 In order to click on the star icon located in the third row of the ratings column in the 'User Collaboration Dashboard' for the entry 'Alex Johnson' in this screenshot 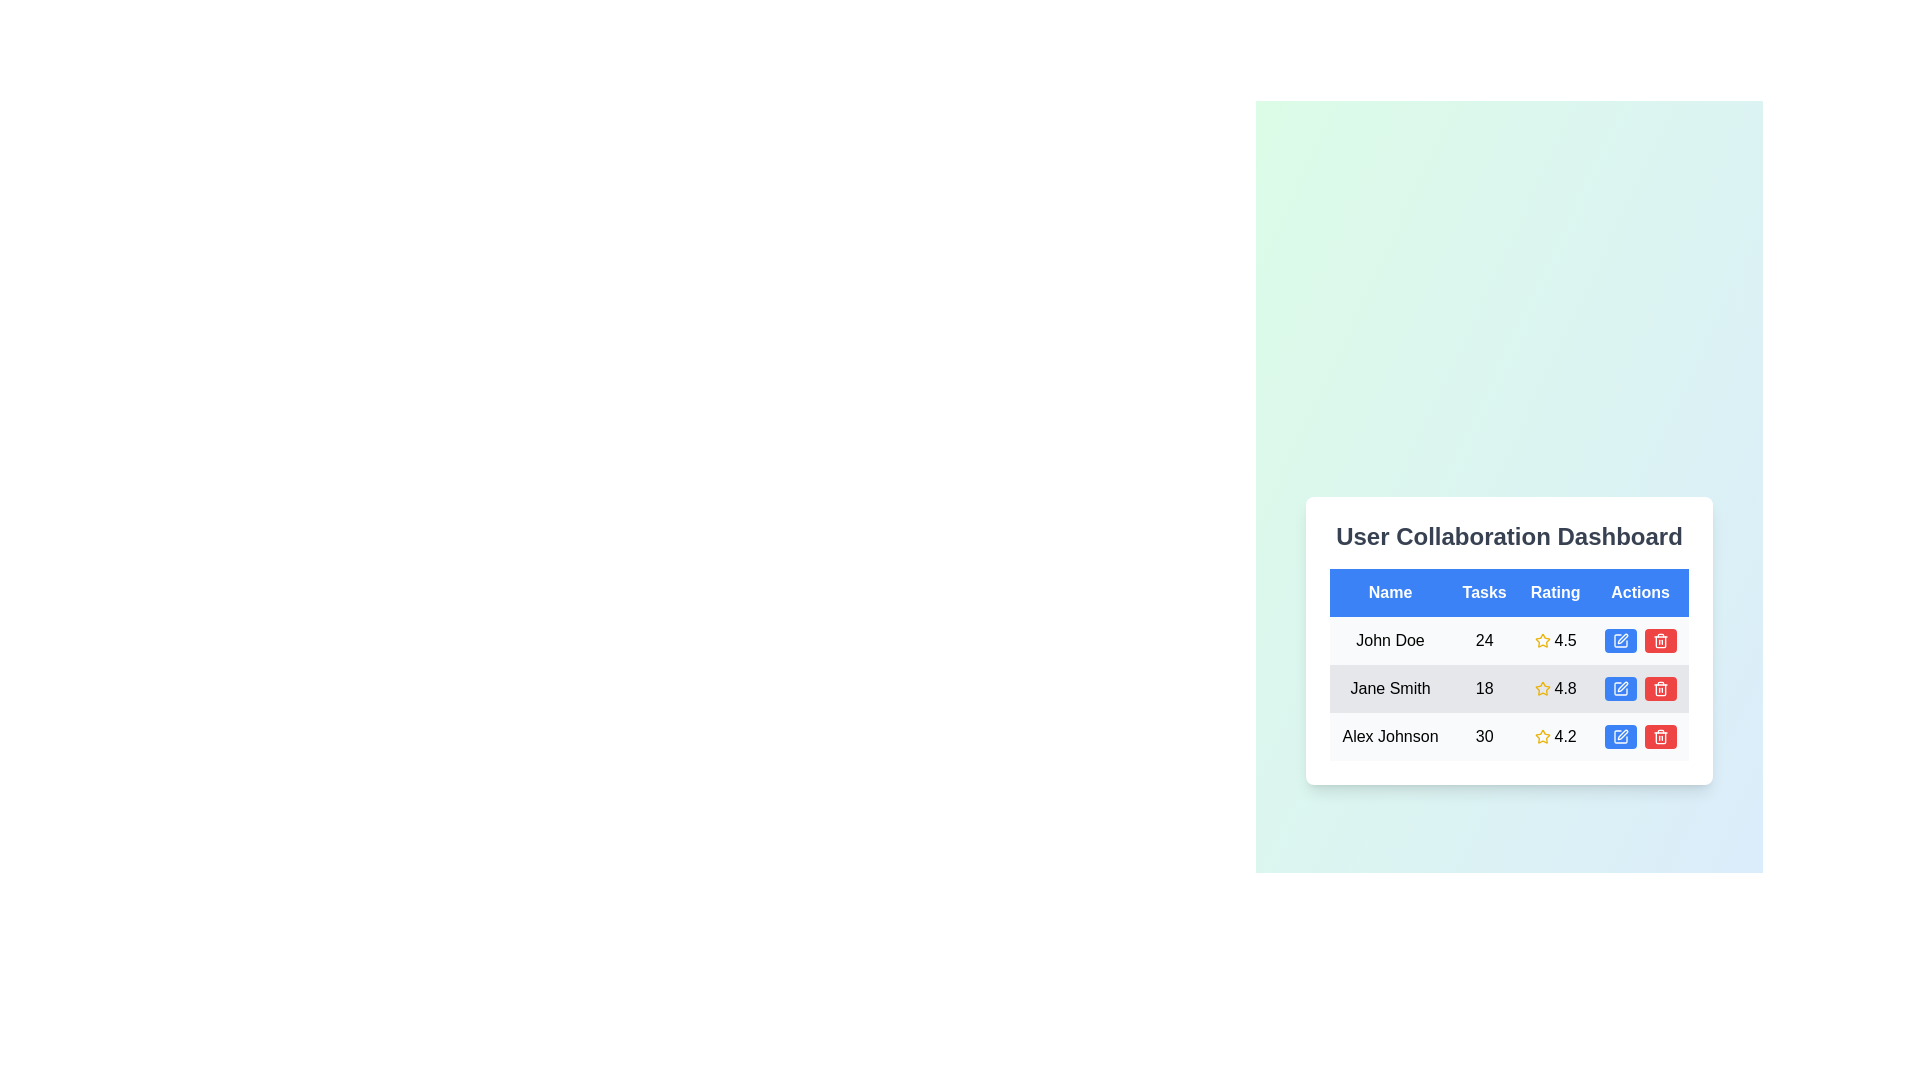, I will do `click(1541, 736)`.